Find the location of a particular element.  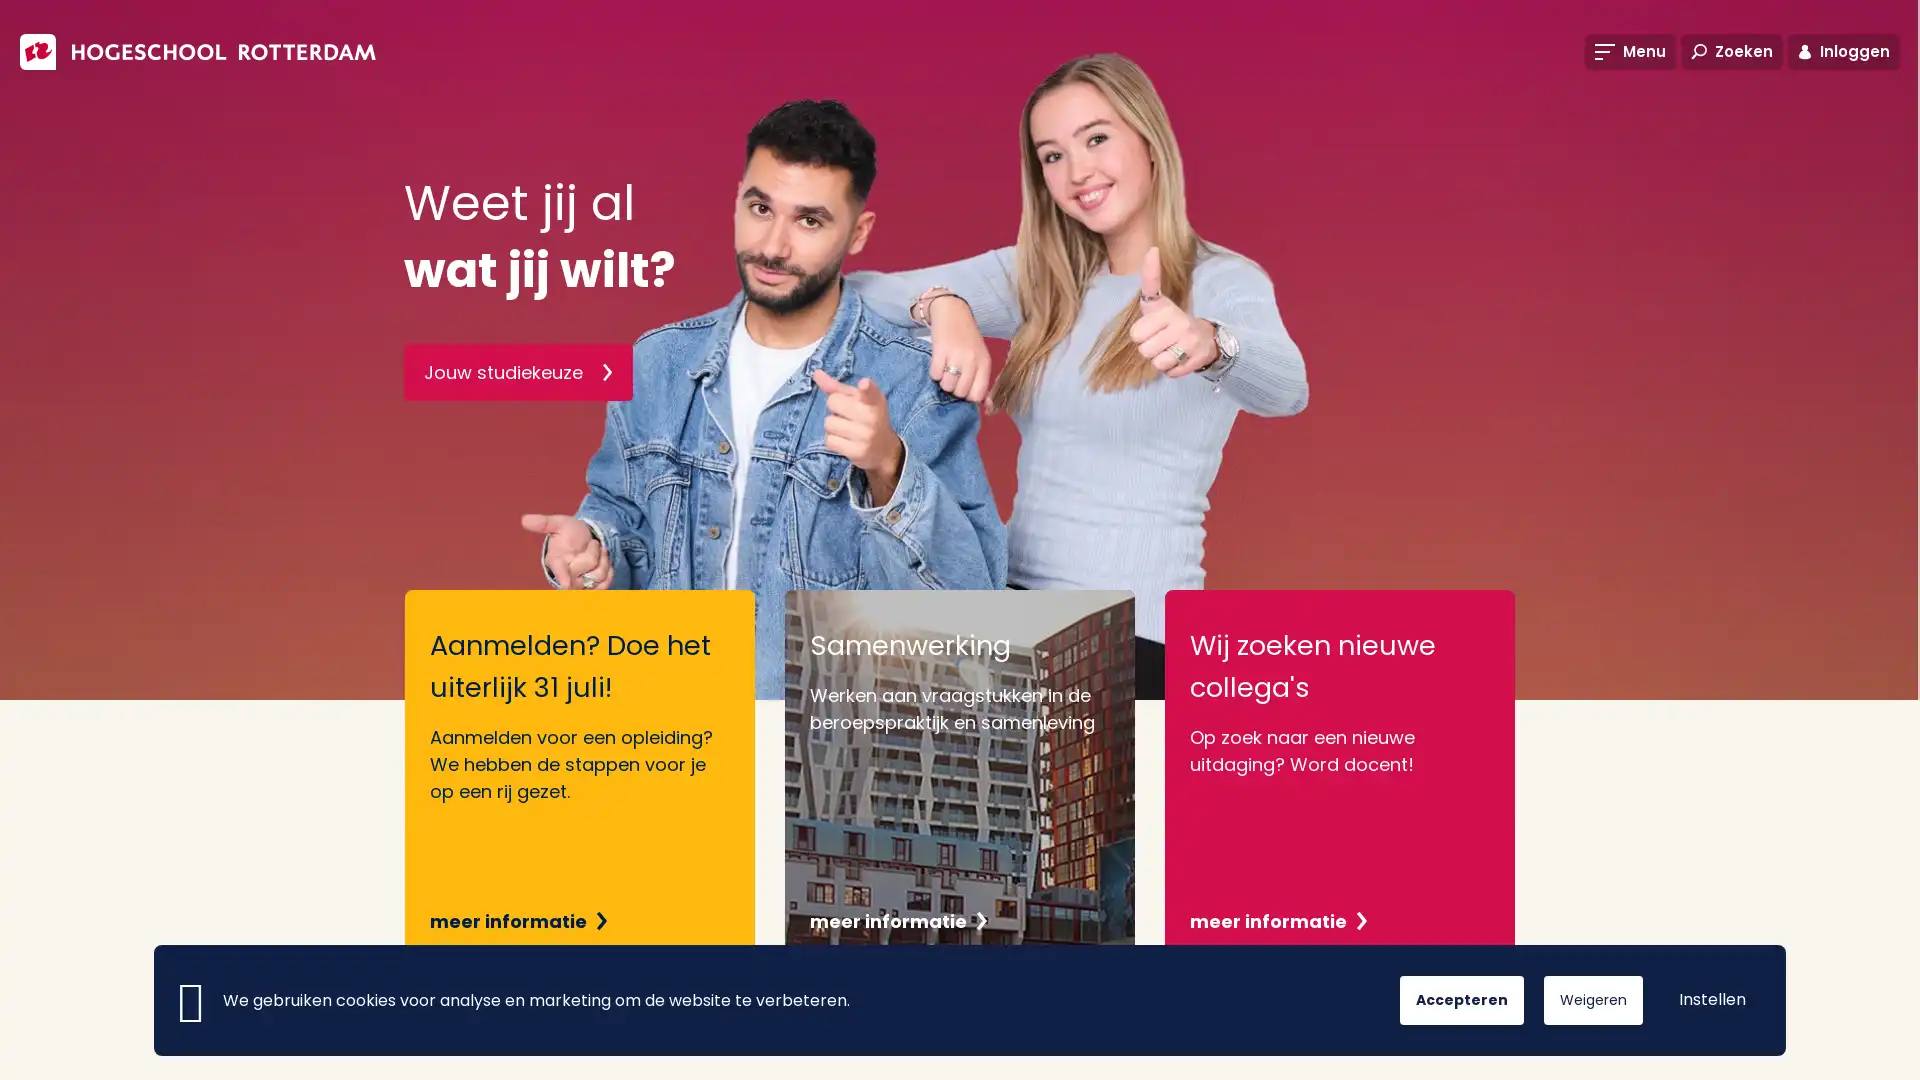

Weigeren is located at coordinates (1591, 1000).